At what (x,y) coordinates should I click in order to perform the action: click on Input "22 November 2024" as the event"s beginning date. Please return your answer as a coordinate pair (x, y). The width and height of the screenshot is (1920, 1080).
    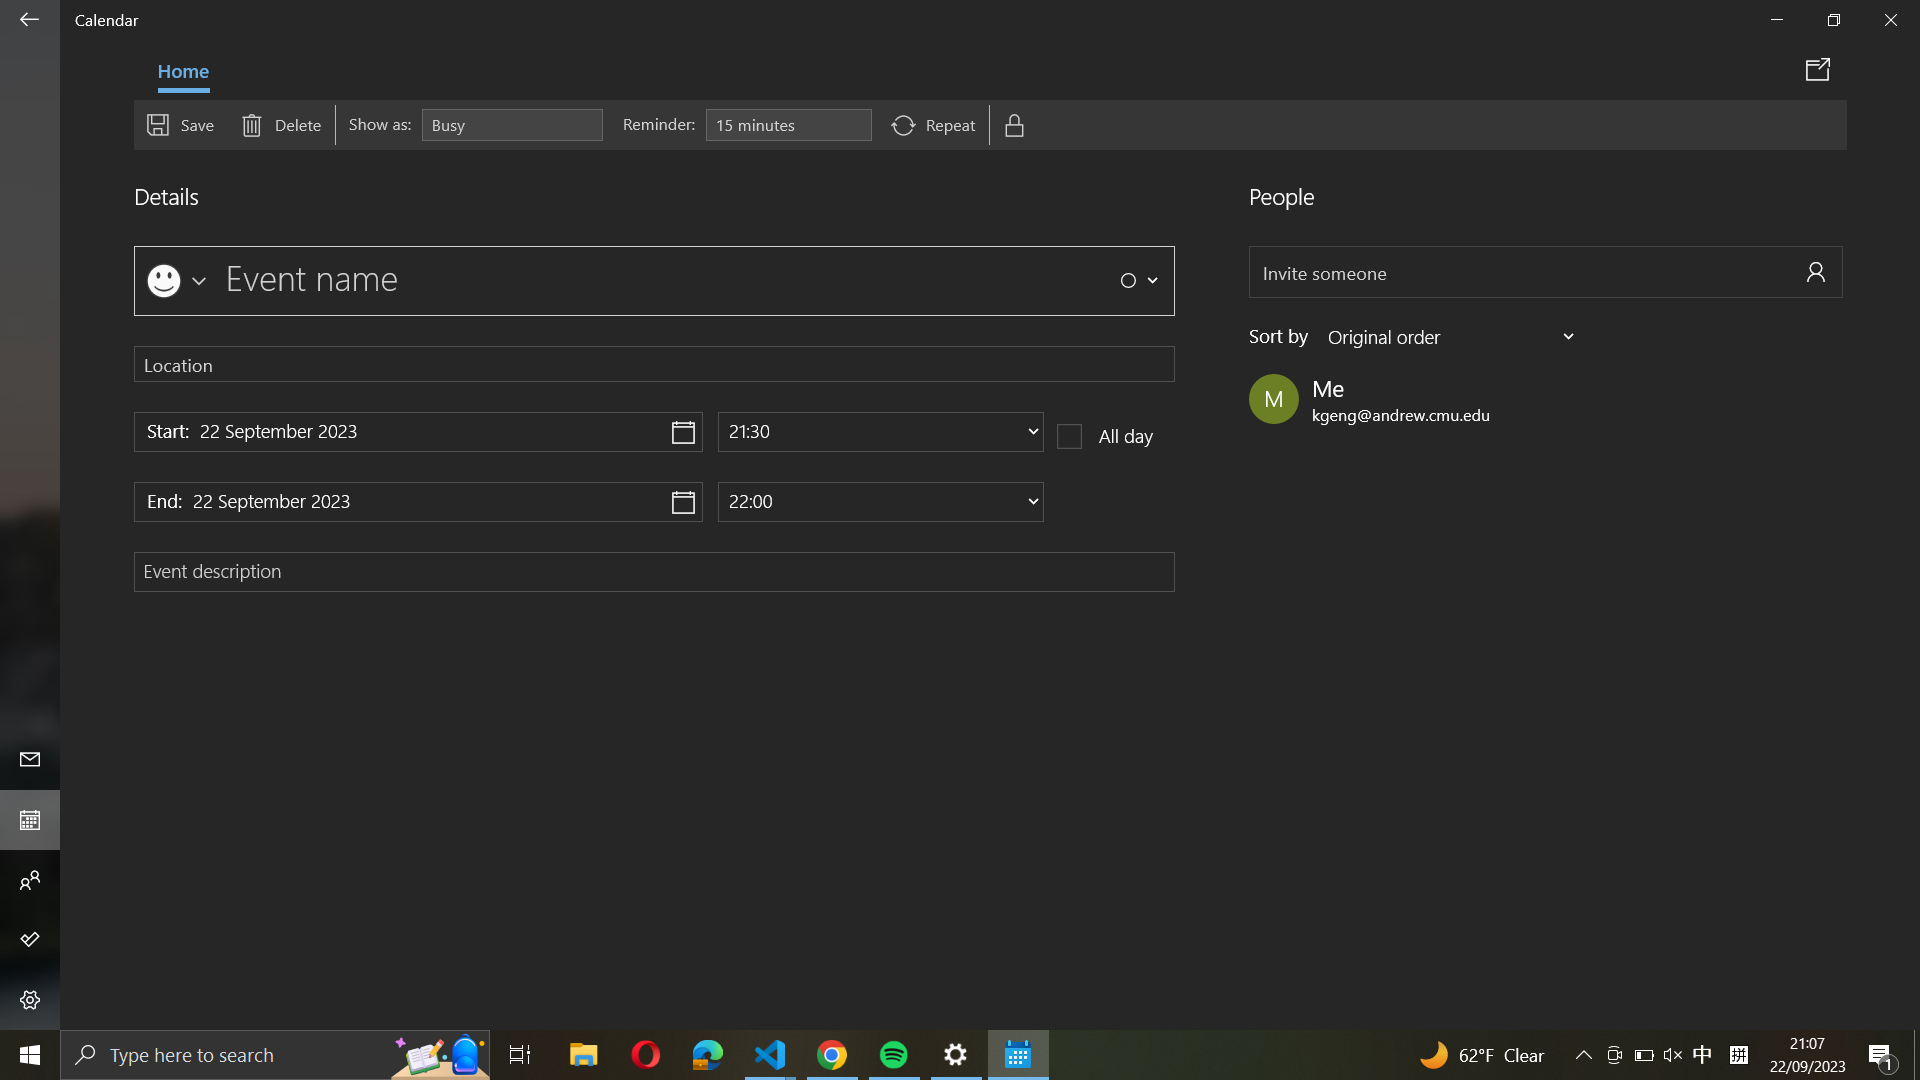
    Looking at the image, I should click on (417, 431).